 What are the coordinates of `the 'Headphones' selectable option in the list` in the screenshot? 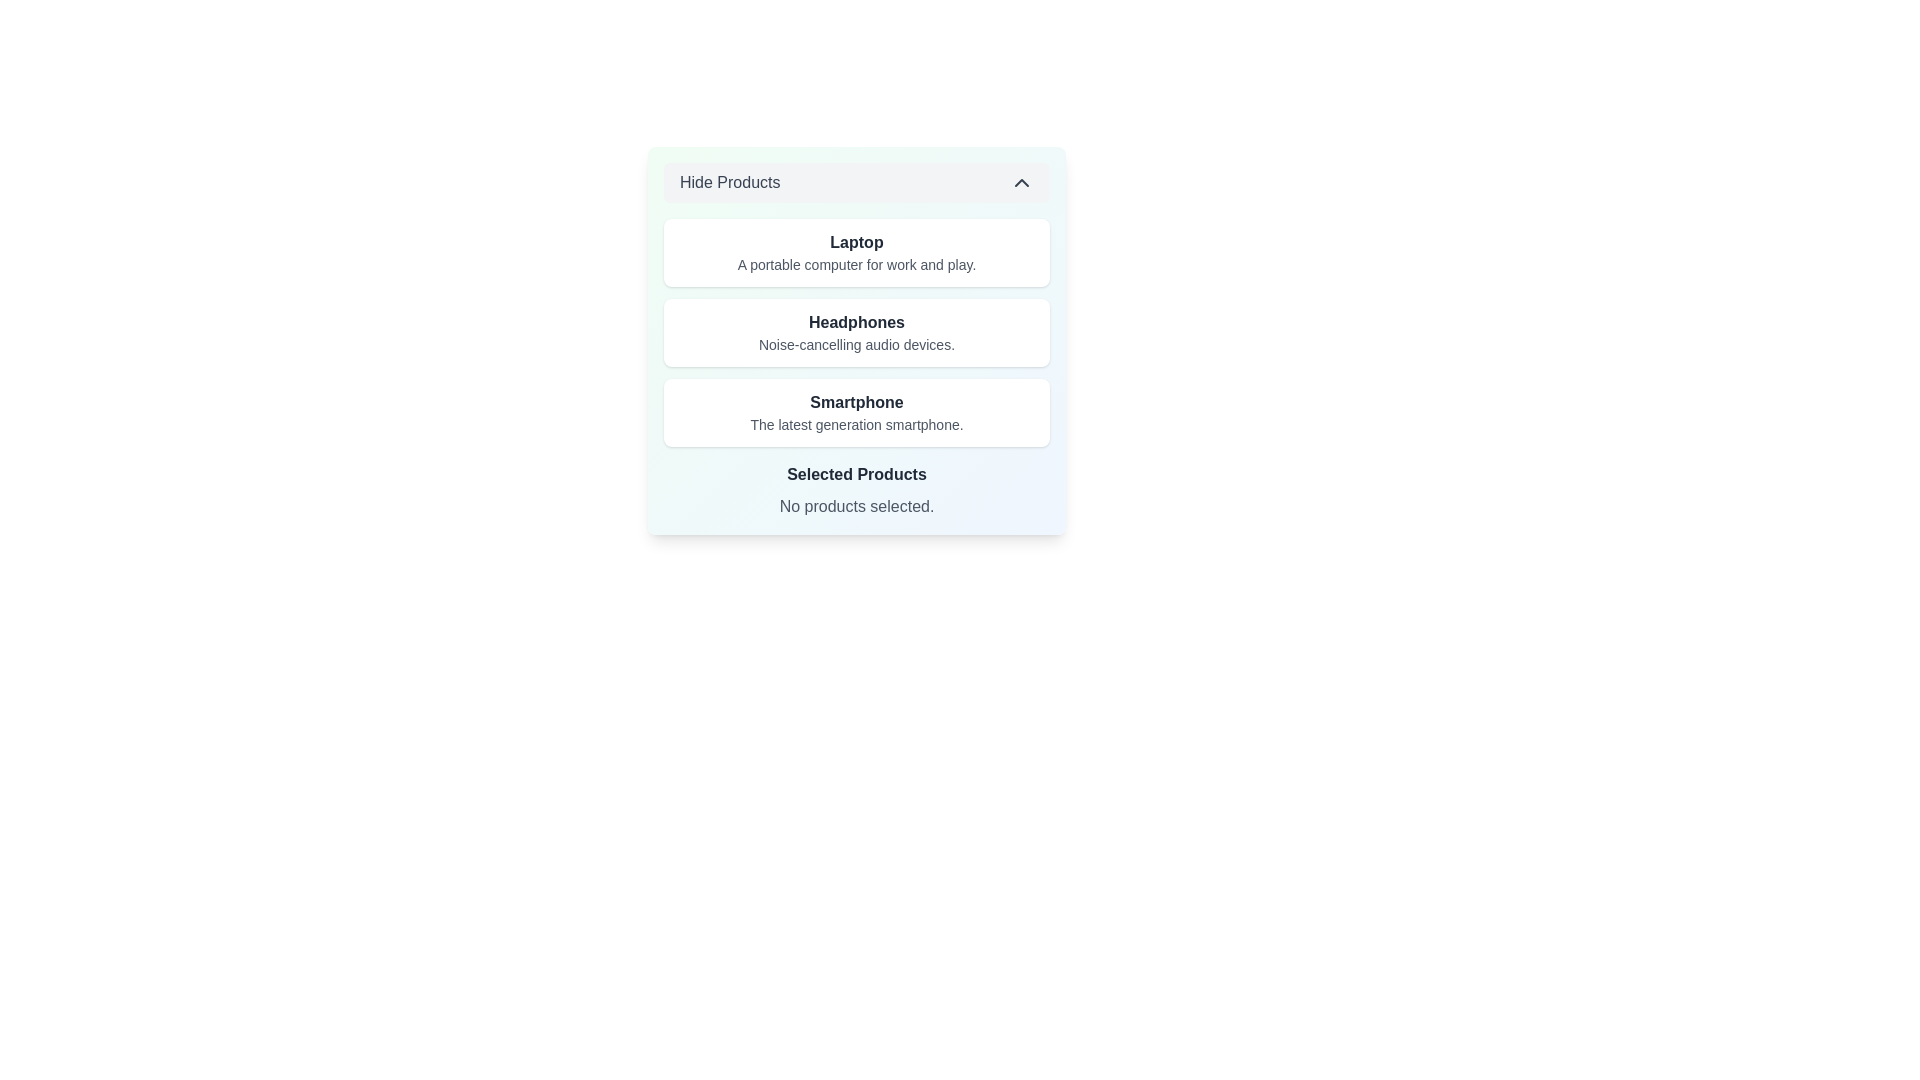 It's located at (857, 331).